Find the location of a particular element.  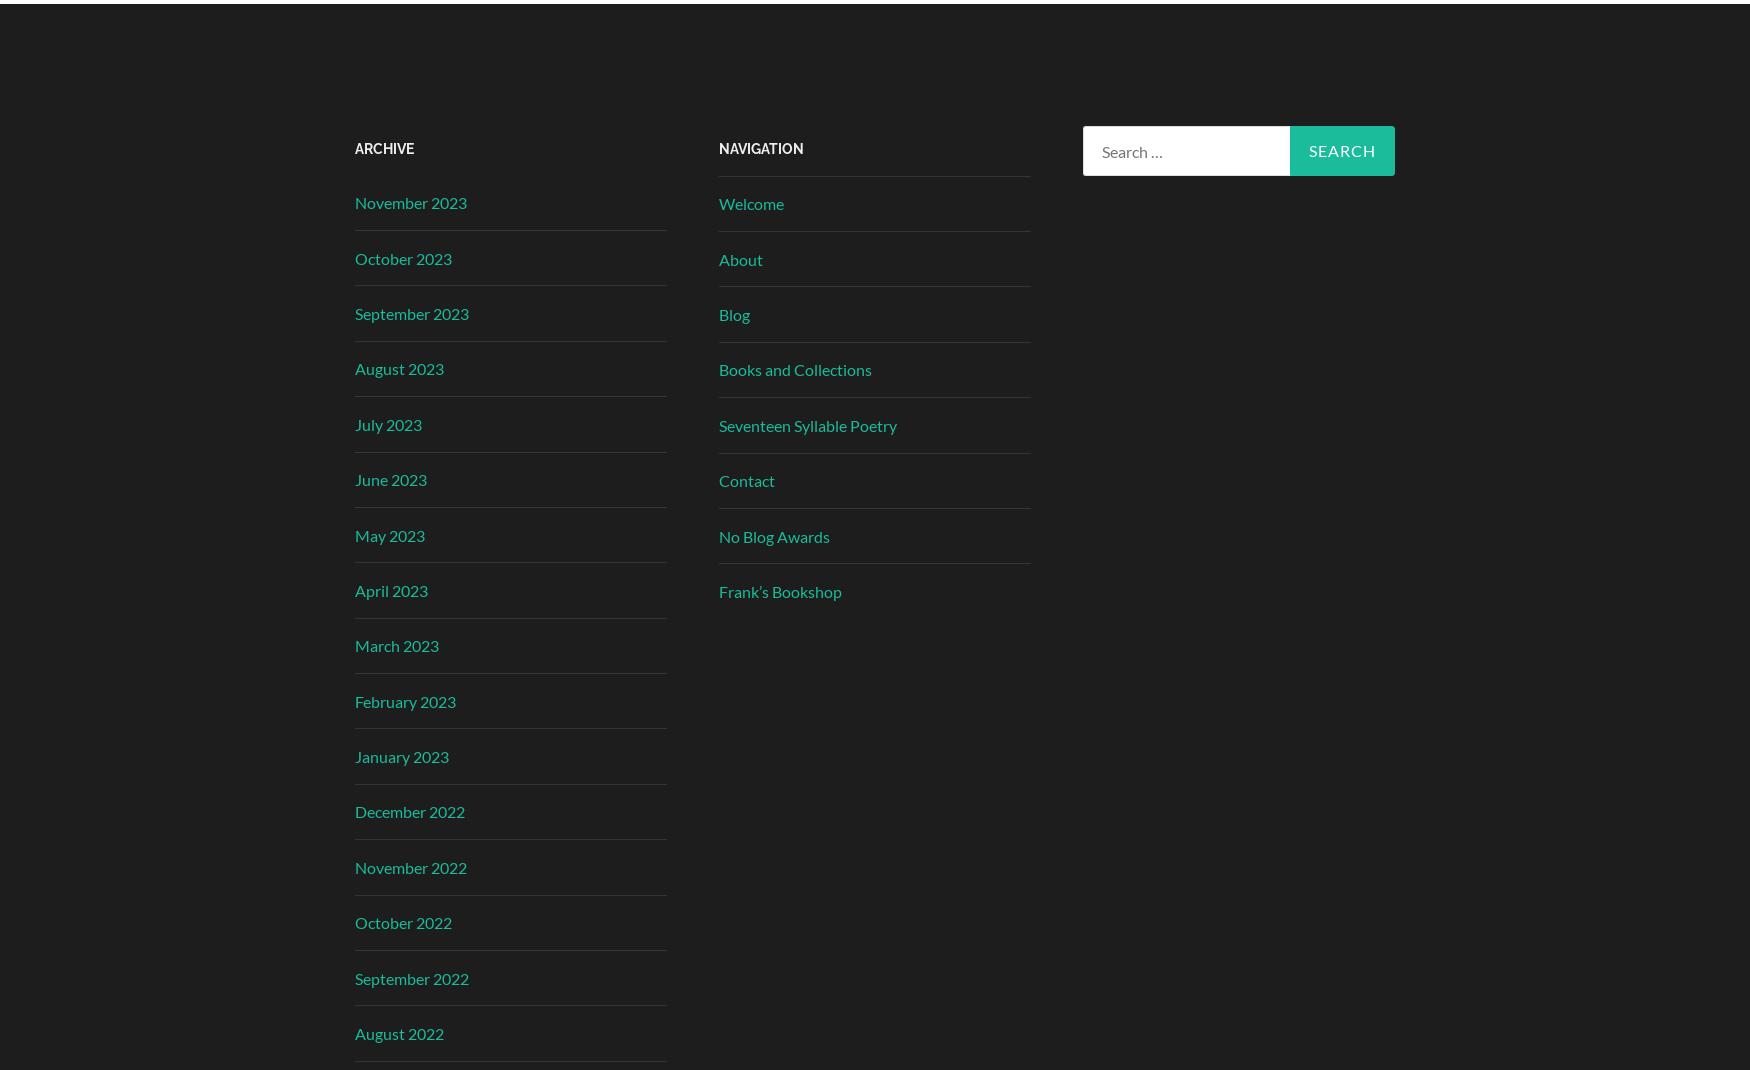

'October 2022' is located at coordinates (402, 921).